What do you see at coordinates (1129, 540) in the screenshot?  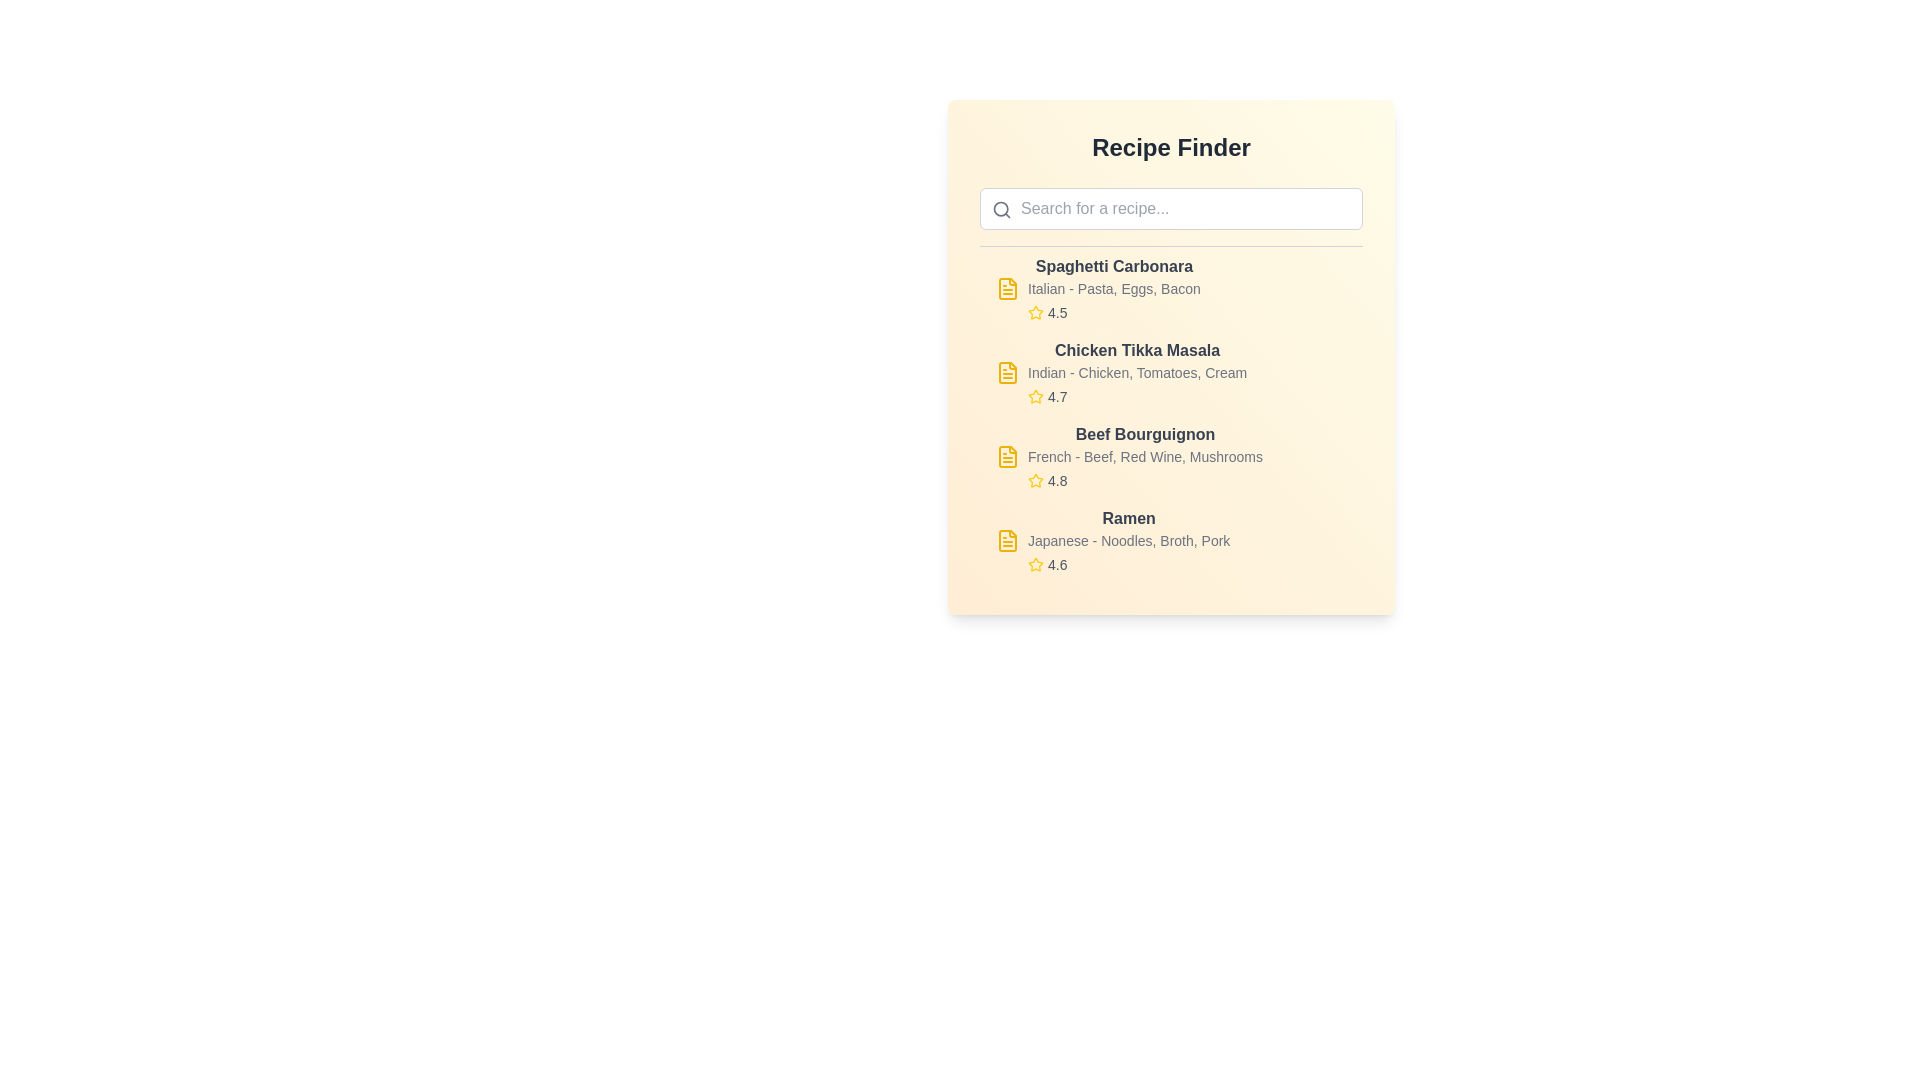 I see `to select the list item titled 'Ramen' in the recipe selection interface, which features a yellow star icon and a description below it` at bounding box center [1129, 540].